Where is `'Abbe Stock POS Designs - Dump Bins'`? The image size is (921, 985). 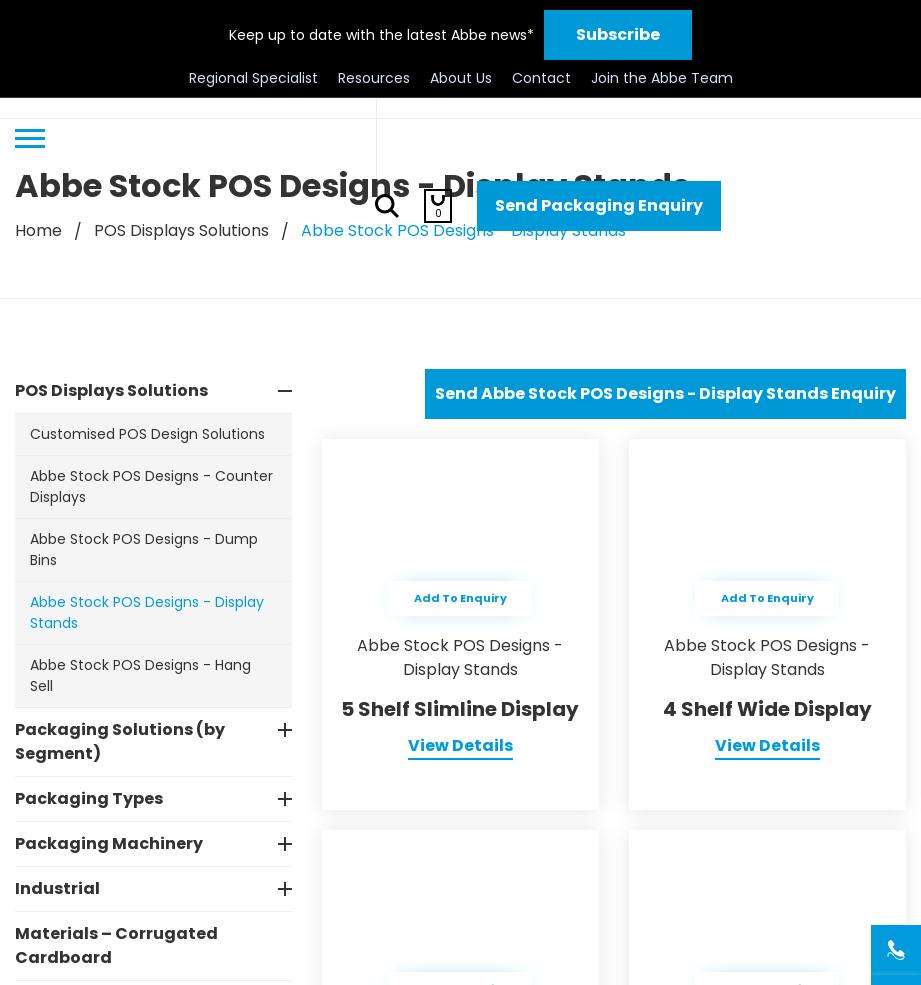
'Abbe Stock POS Designs - Dump Bins' is located at coordinates (144, 549).